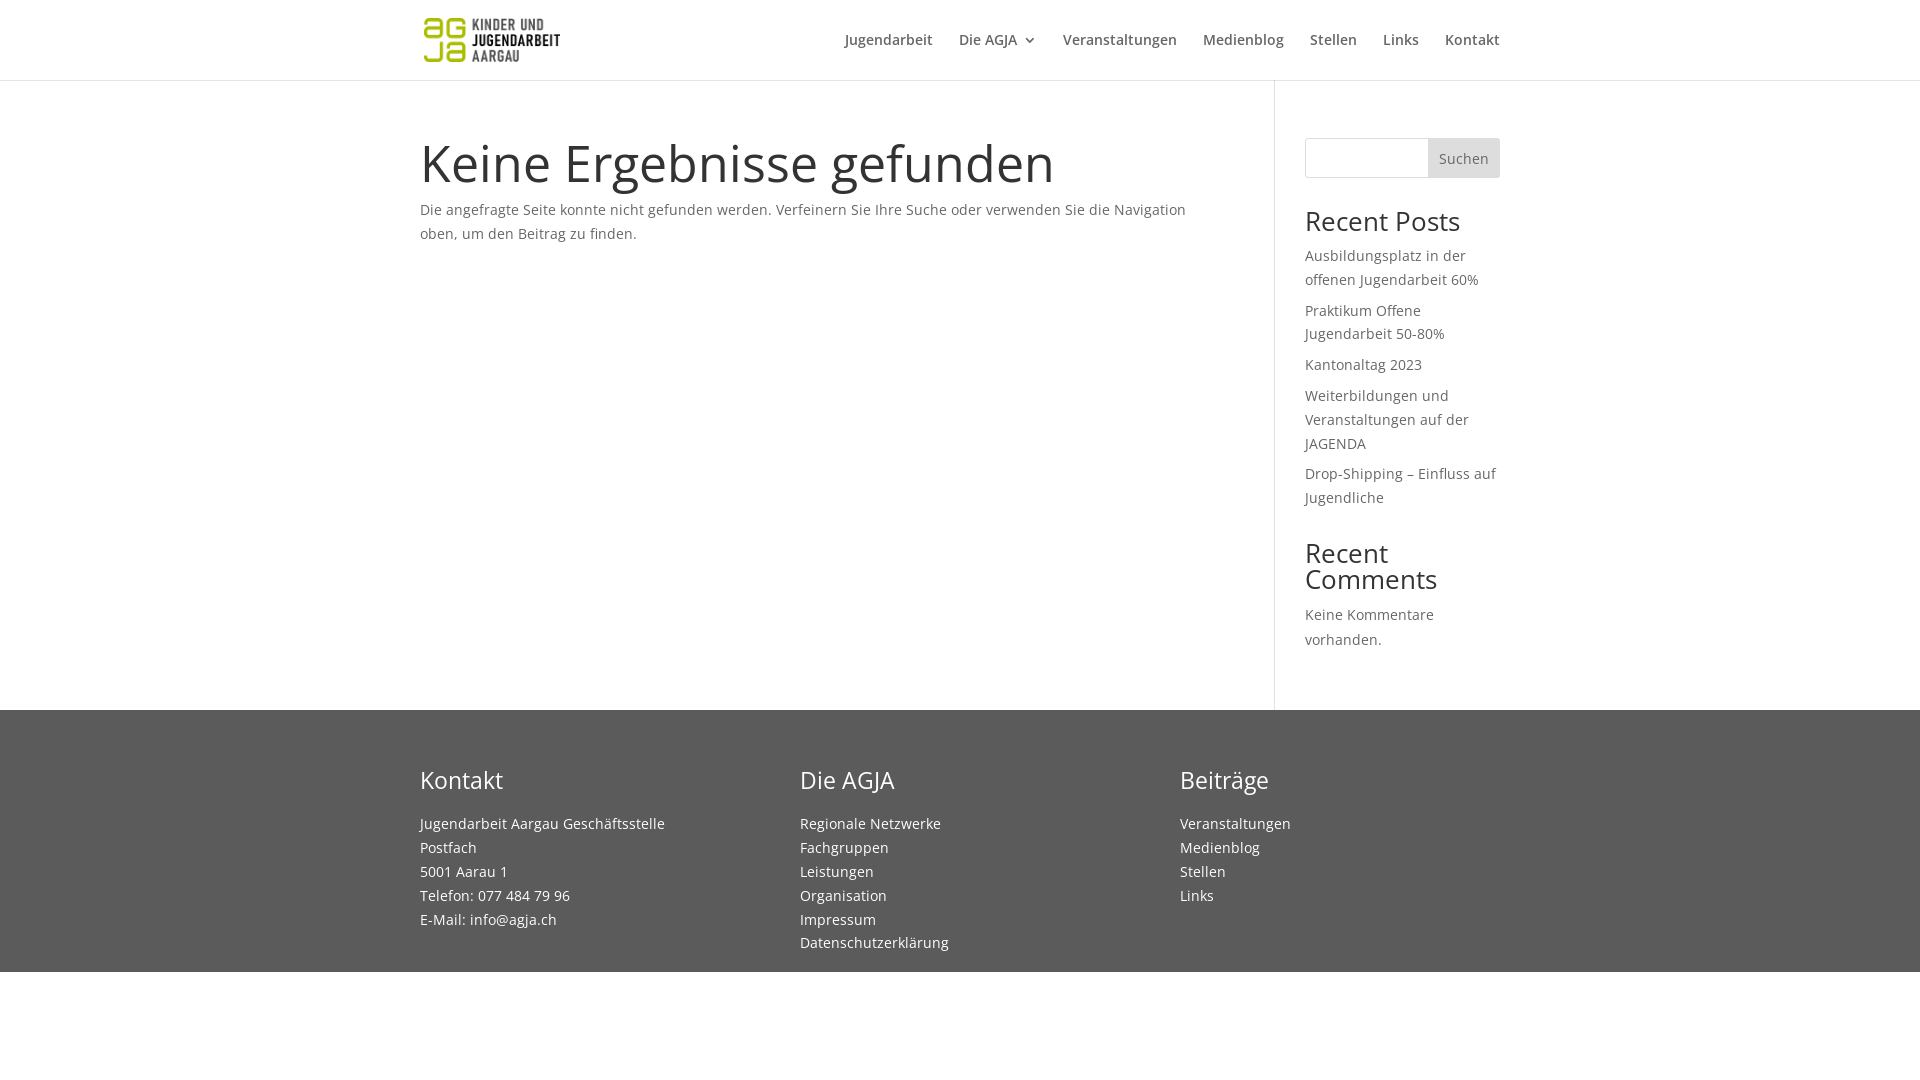 This screenshot has width=1920, height=1080. I want to click on 'Stellen', so click(1202, 870).